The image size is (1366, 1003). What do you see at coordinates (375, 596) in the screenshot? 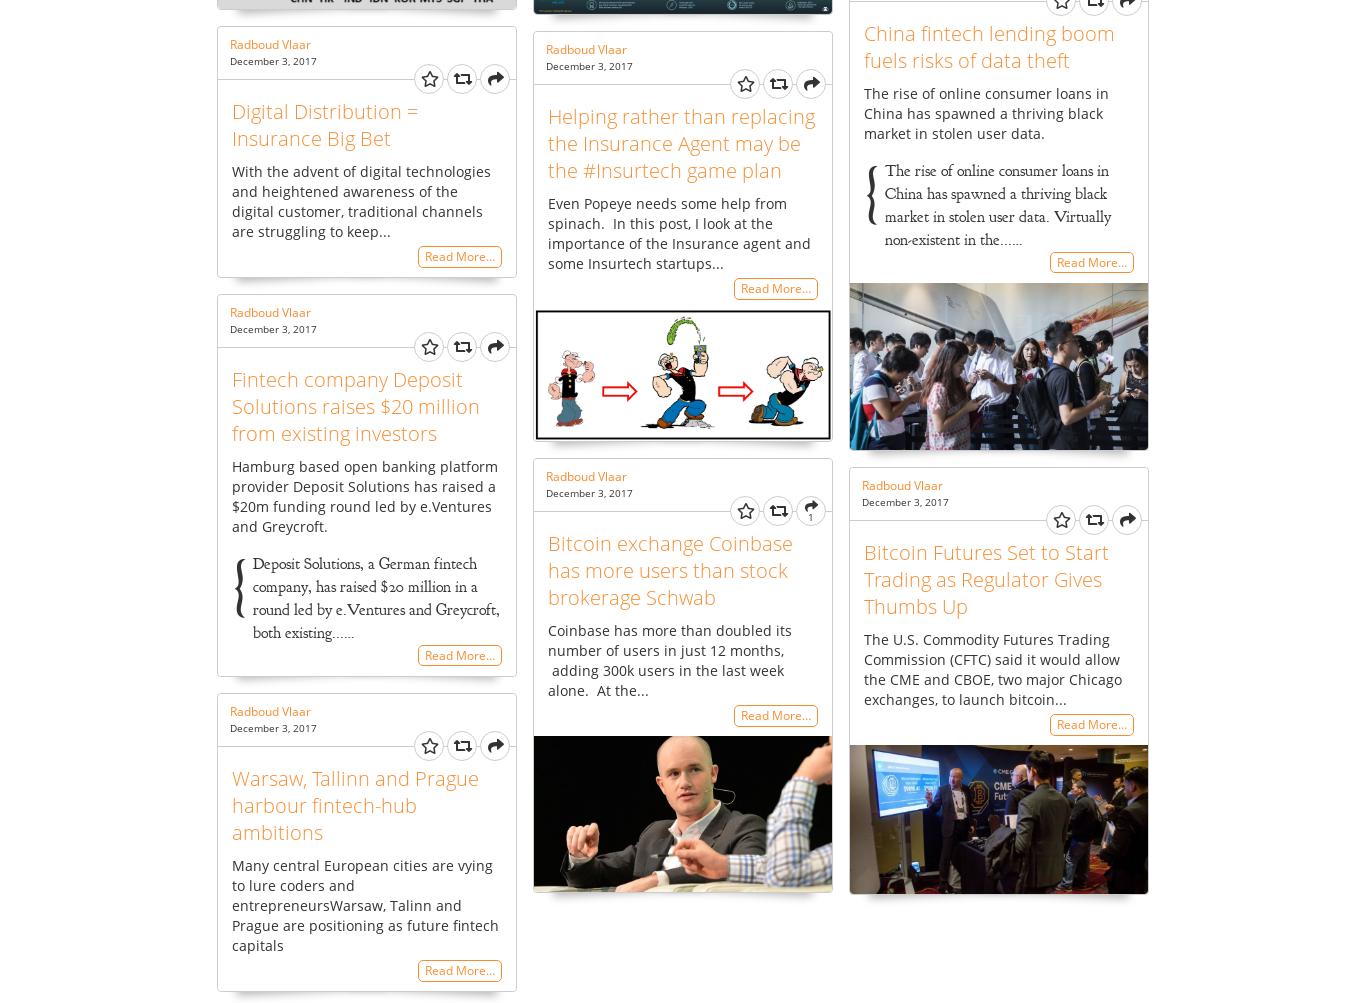
I see `'Deposit Solutions, a German fintech company, has raised $20 million in a round led by e.Ventures and Greycroft, both existing...…'` at bounding box center [375, 596].